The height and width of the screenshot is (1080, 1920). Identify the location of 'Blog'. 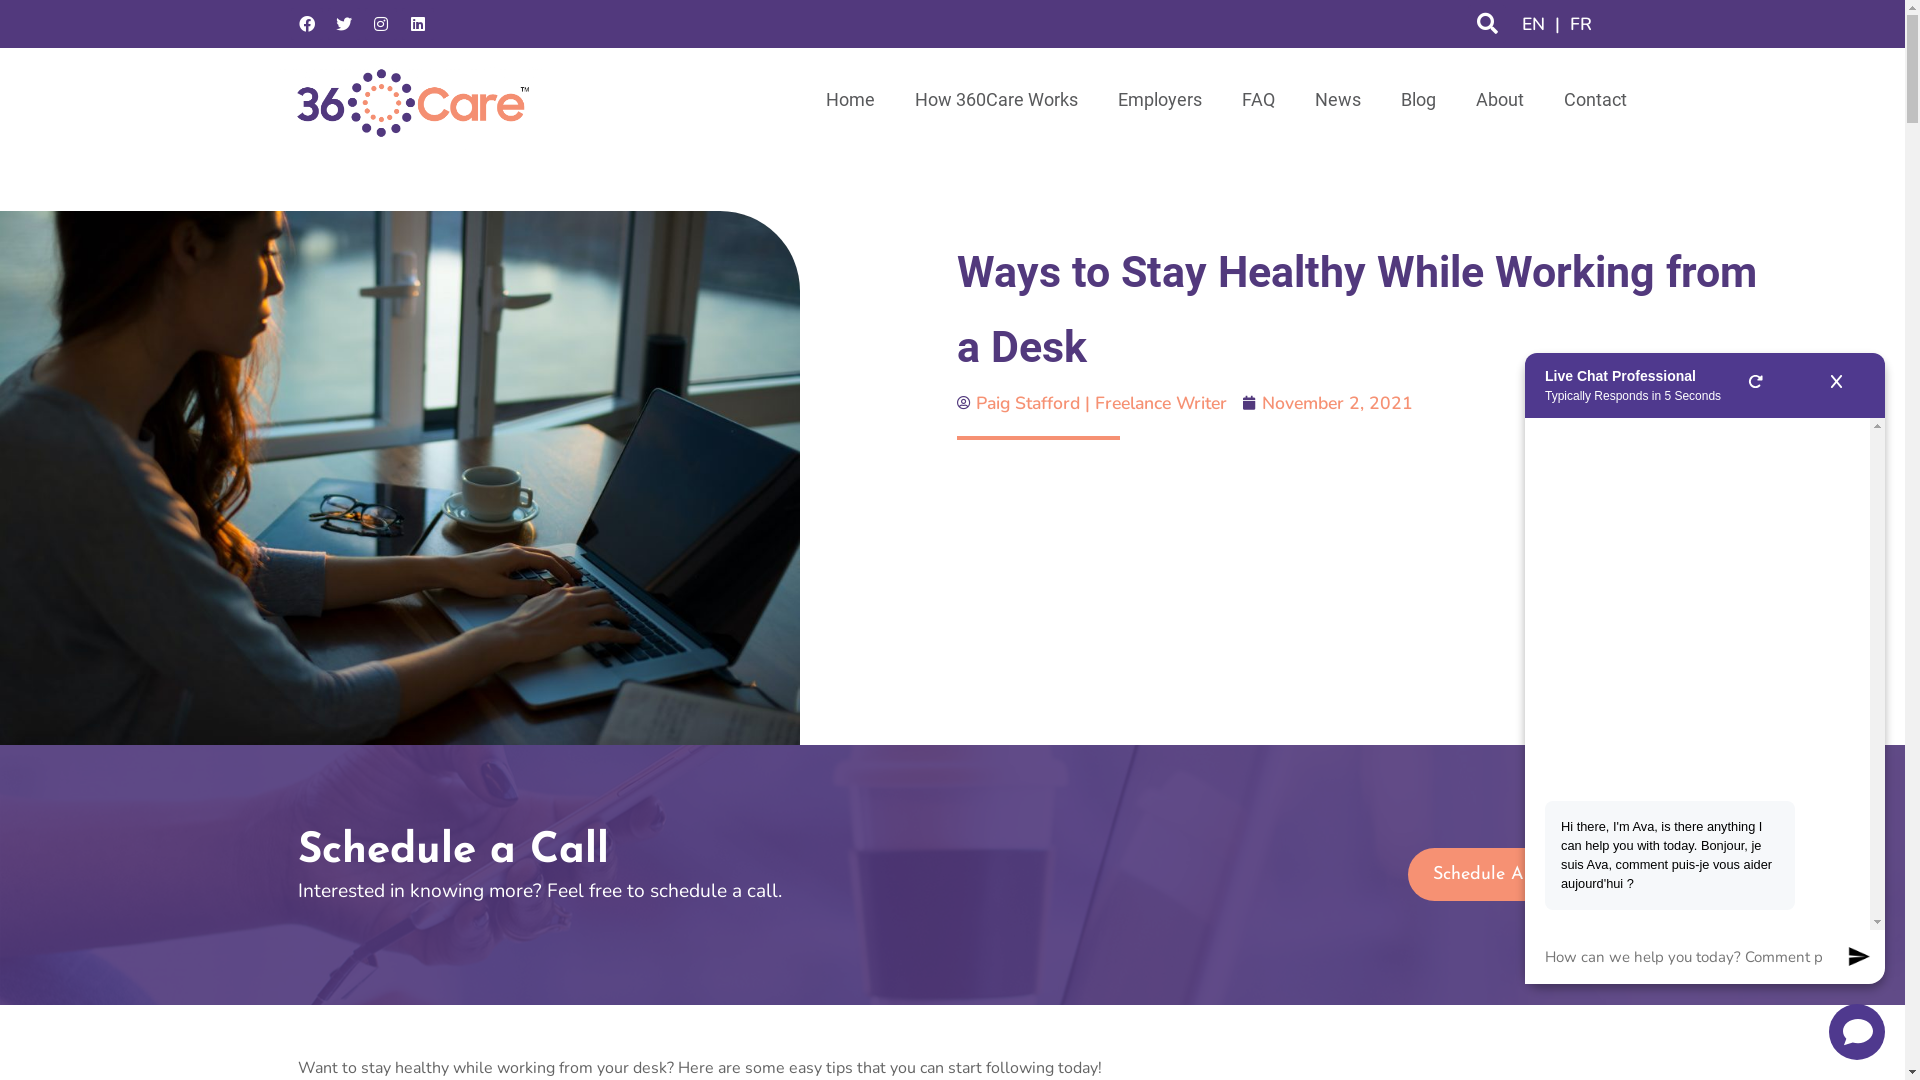
(1416, 100).